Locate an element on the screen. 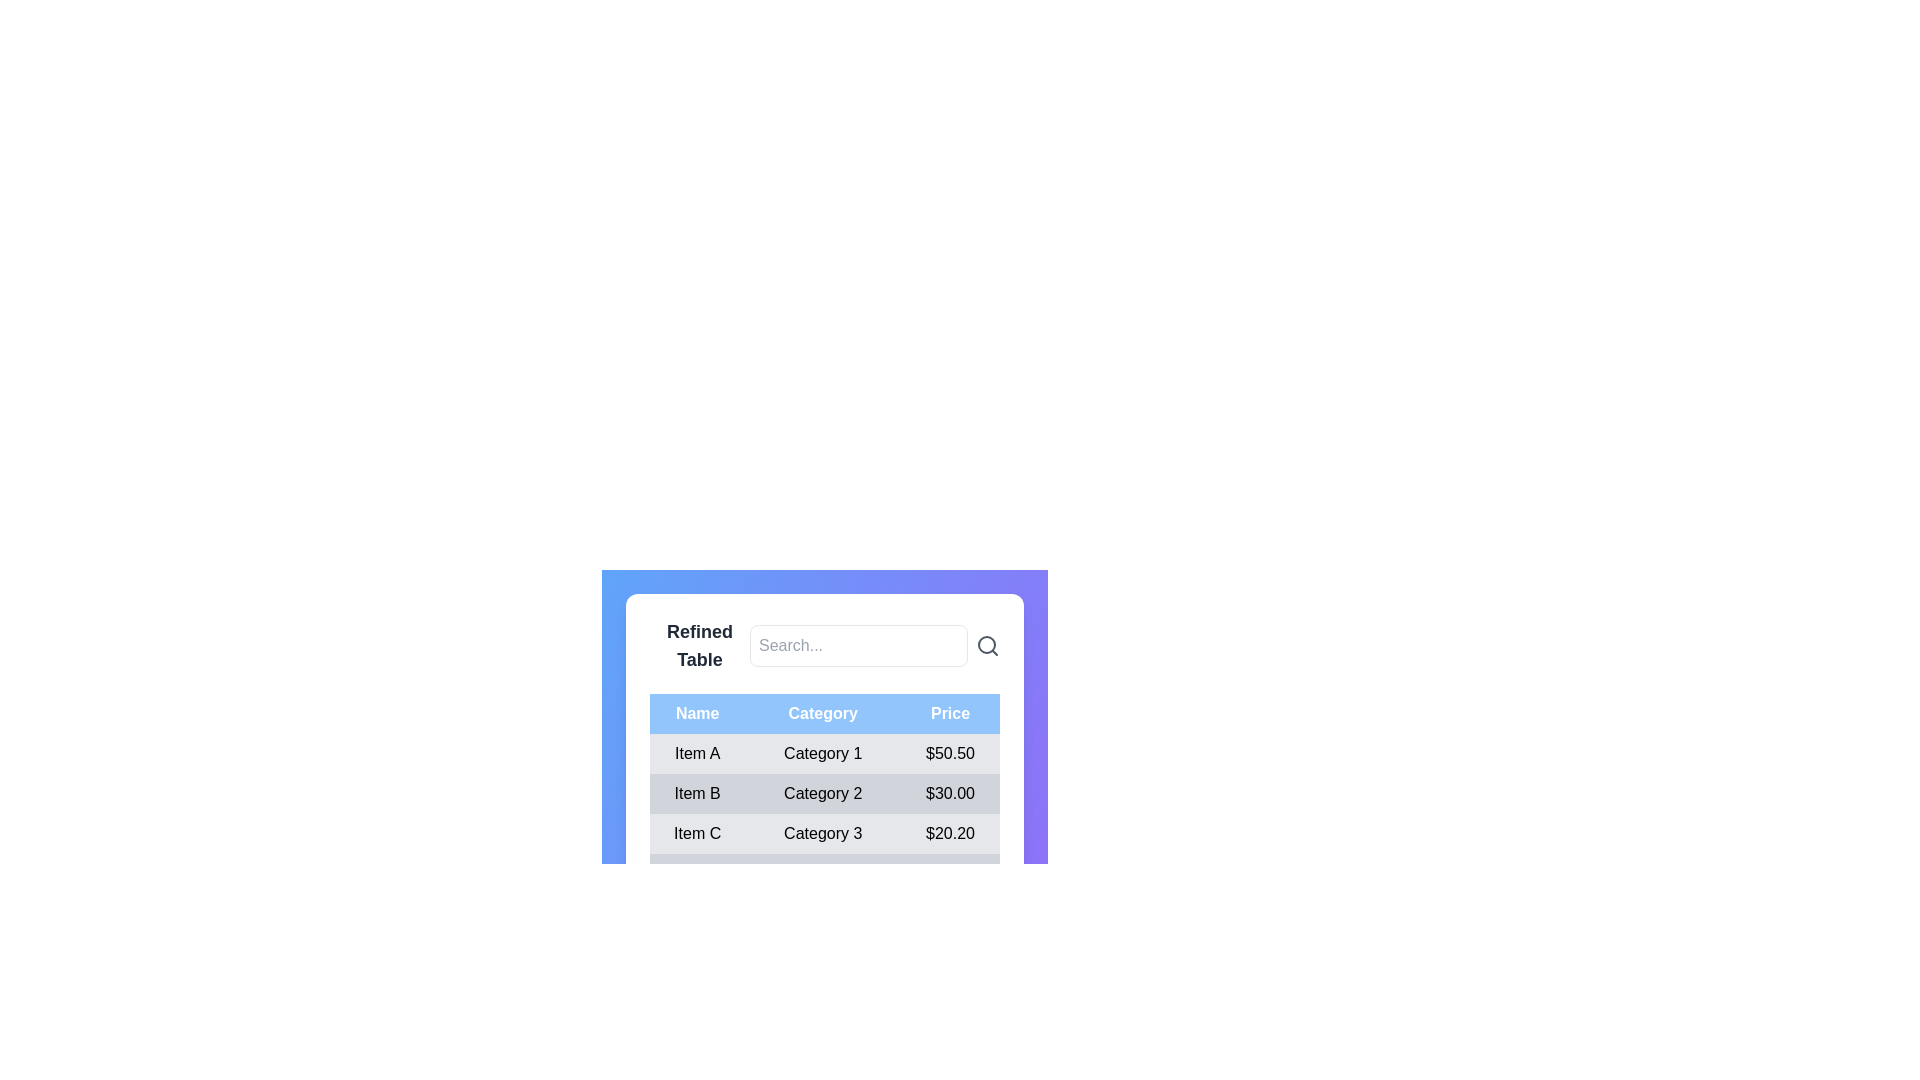  the 'Price' column header, which is the third header in a set of three horizontal headers in the table layout is located at coordinates (949, 712).